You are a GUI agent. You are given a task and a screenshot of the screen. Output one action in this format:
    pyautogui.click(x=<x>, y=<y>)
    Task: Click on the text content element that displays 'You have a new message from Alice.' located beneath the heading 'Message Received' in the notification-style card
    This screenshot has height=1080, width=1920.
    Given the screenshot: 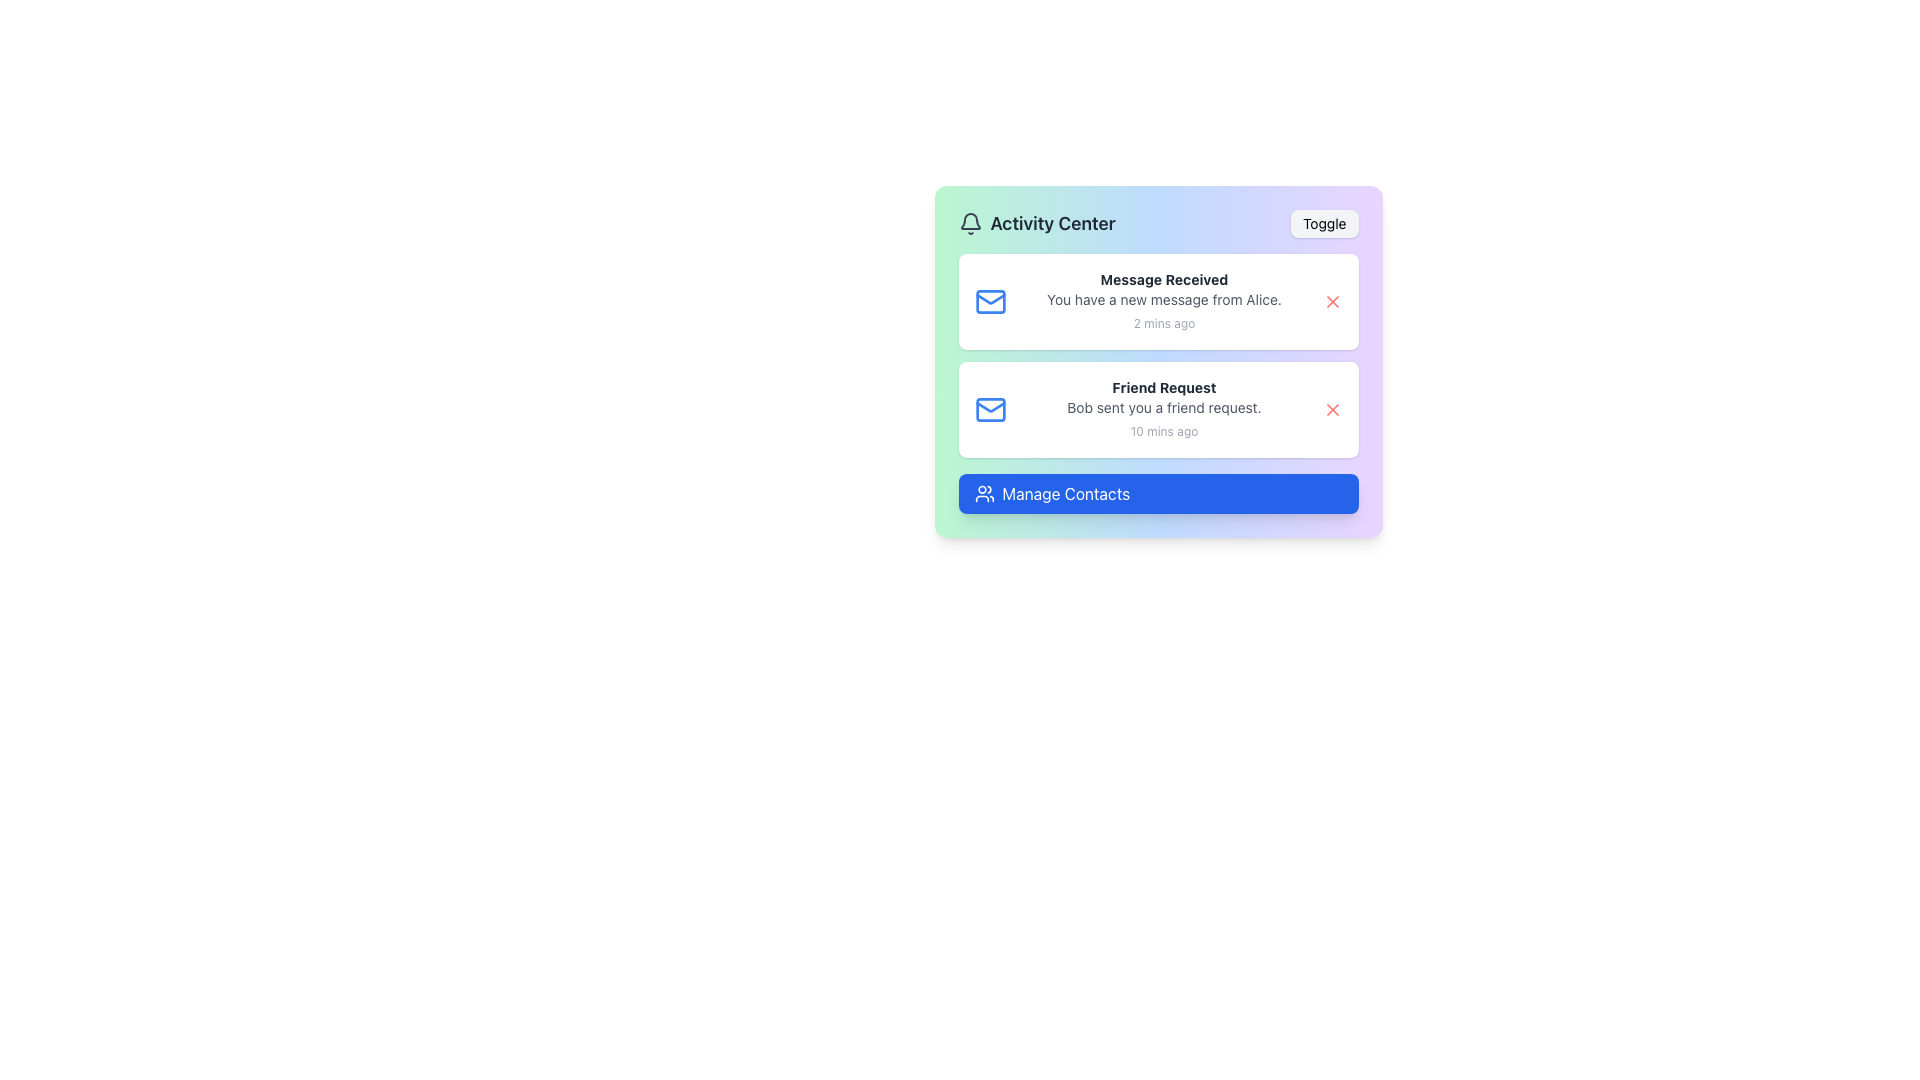 What is the action you would take?
    pyautogui.click(x=1164, y=300)
    